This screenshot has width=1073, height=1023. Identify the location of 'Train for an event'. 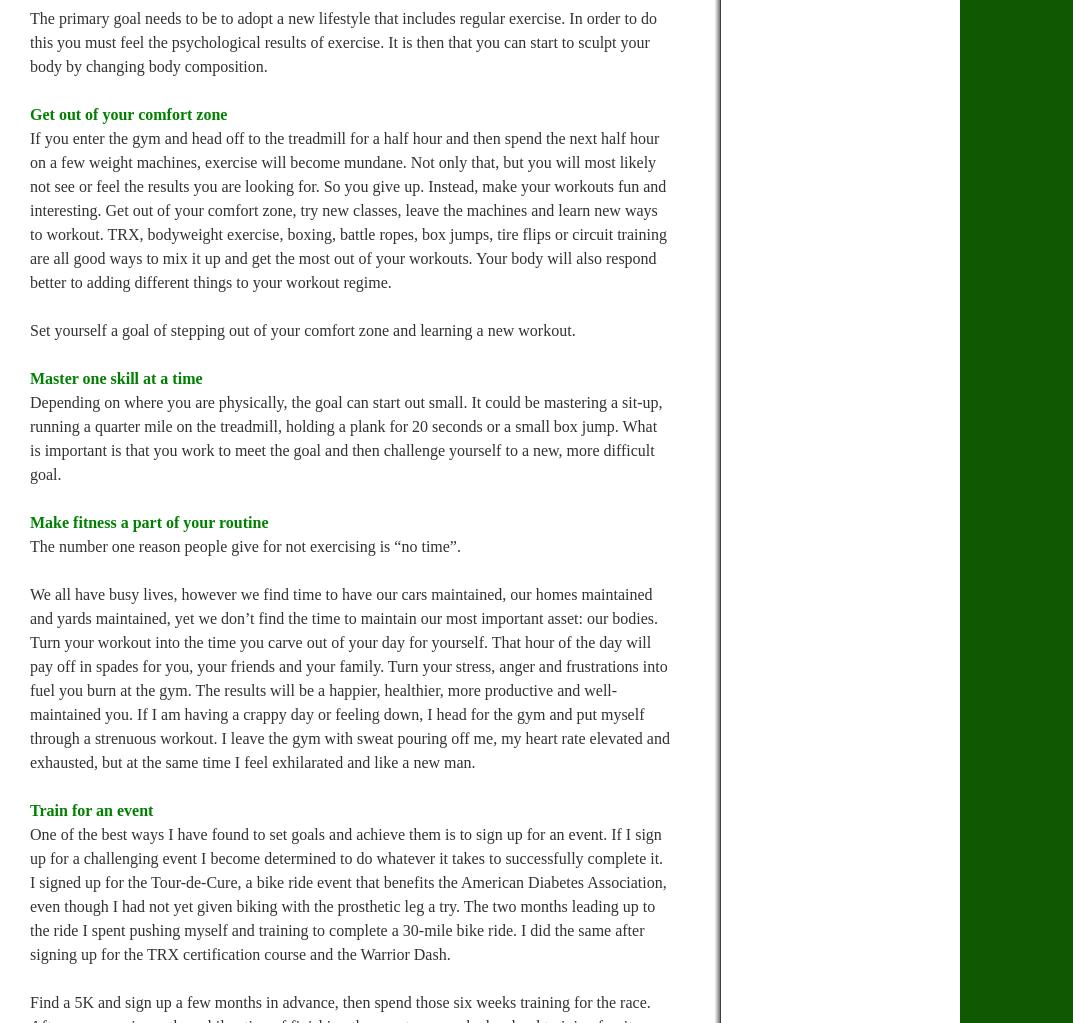
(91, 810).